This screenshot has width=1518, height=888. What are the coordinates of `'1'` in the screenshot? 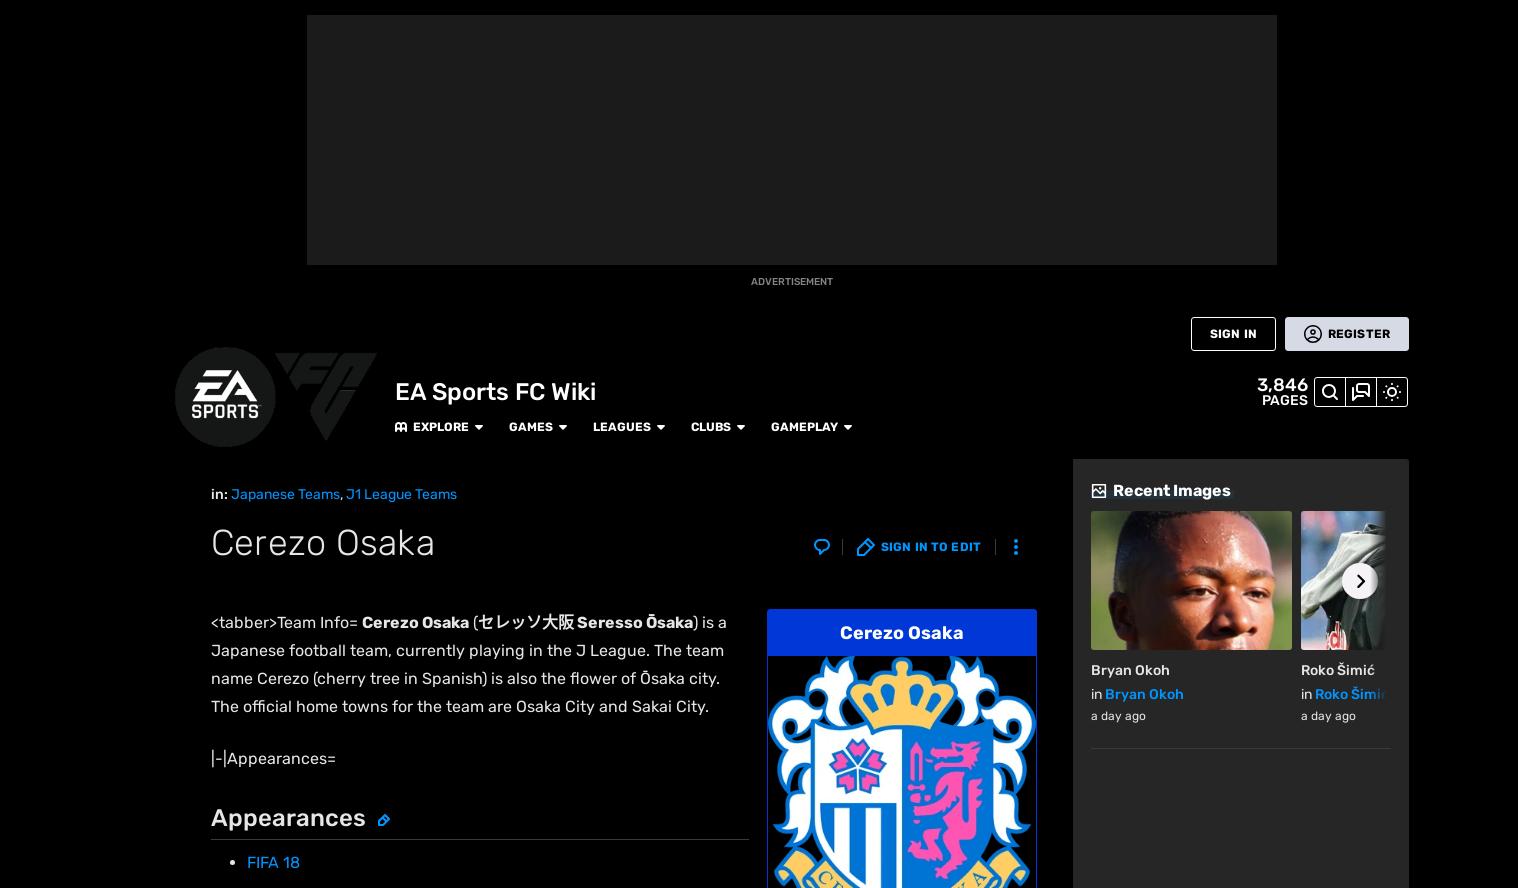 It's located at (247, 546).